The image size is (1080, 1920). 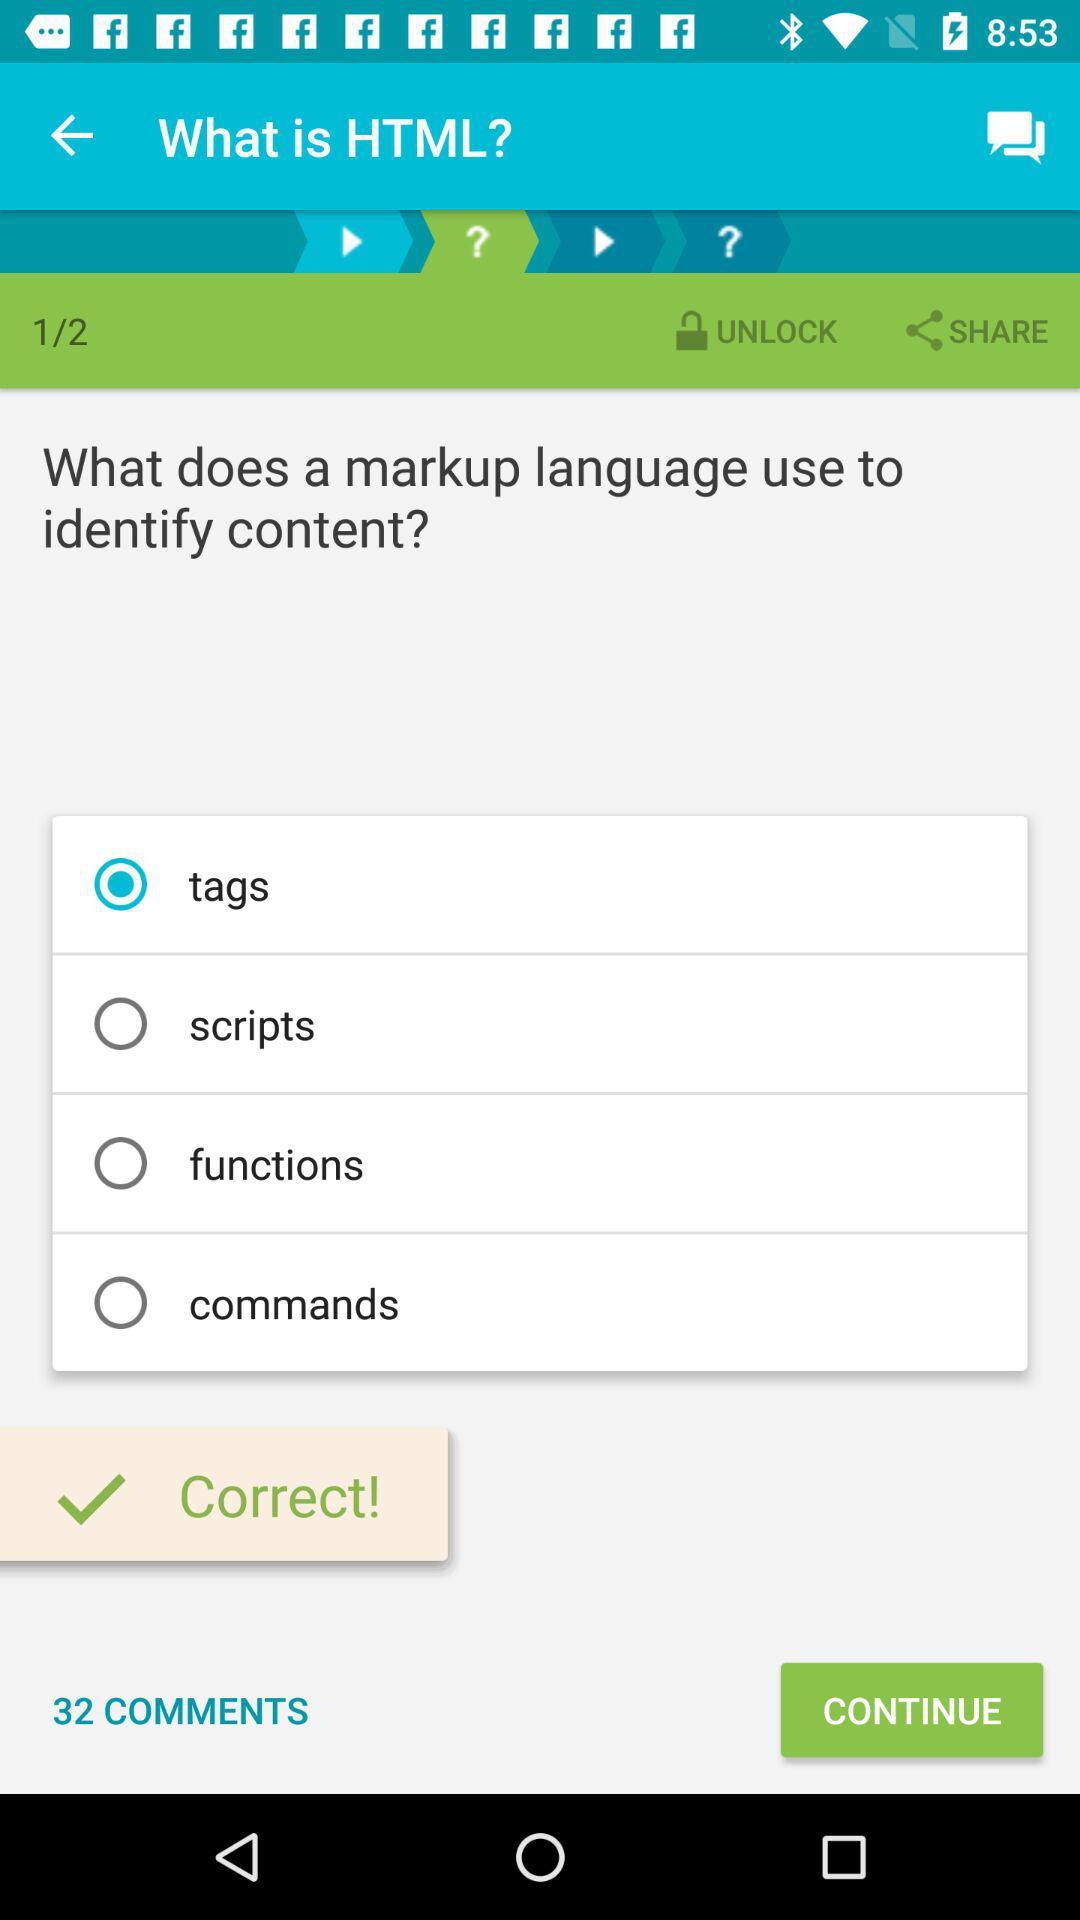 I want to click on the icon below the commands icon, so click(x=911, y=1708).